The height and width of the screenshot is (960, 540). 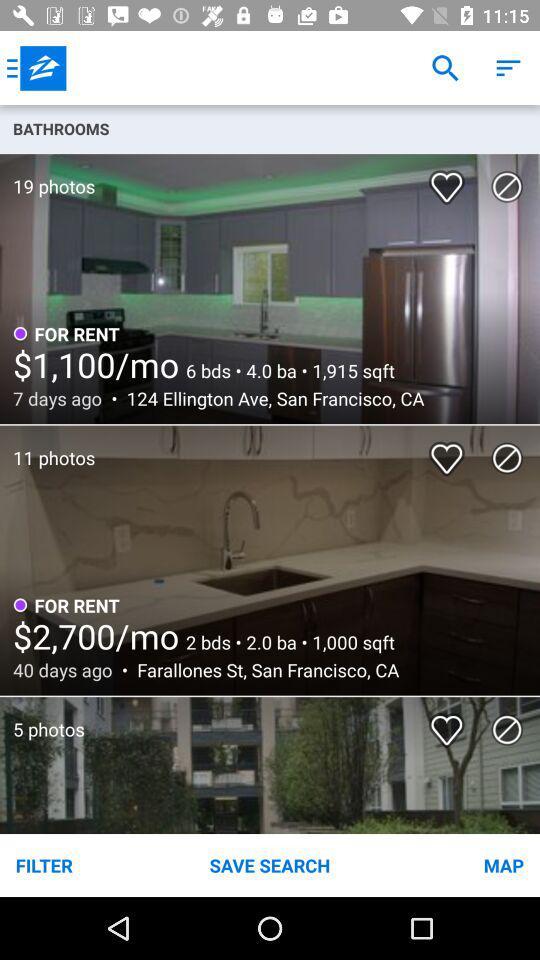 What do you see at coordinates (42, 719) in the screenshot?
I see `the 5 photos` at bounding box center [42, 719].